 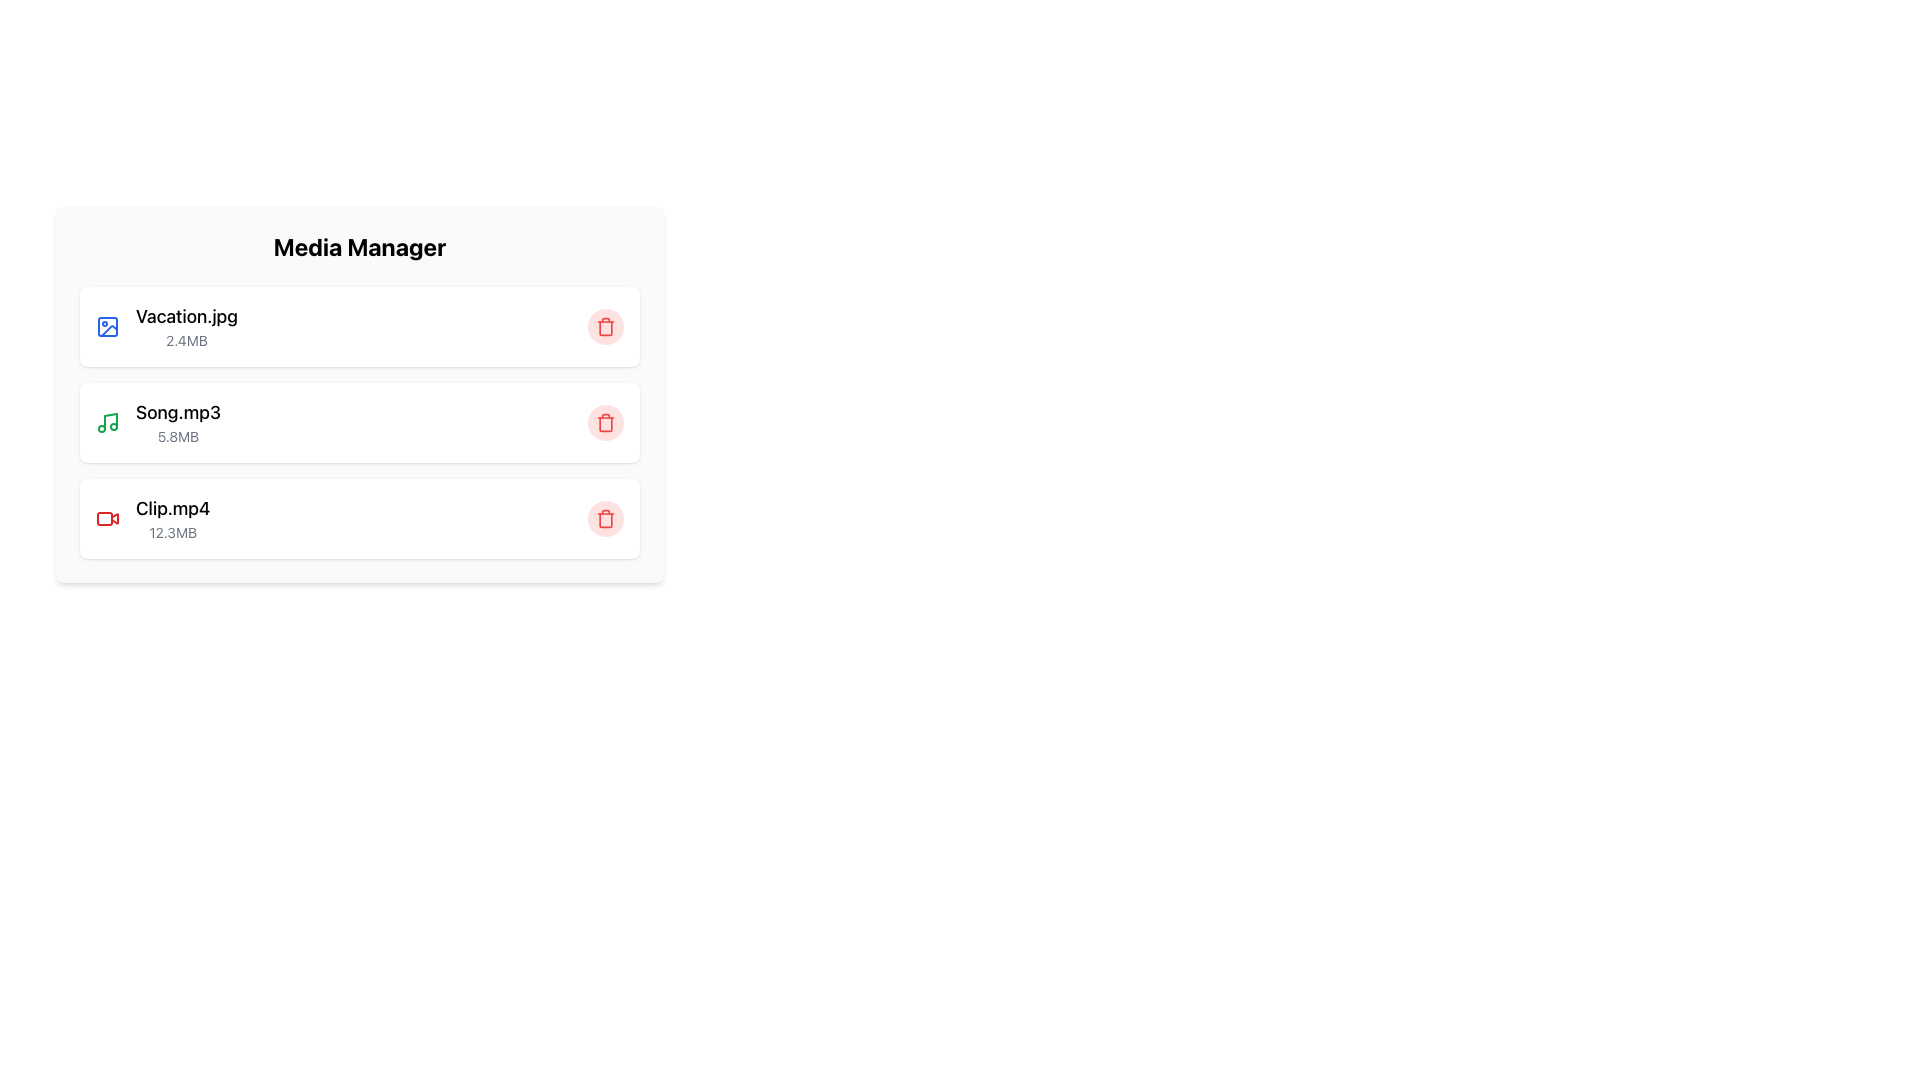 What do you see at coordinates (360, 245) in the screenshot?
I see `text label at the top-center of the media files card, which provides context about the contents below` at bounding box center [360, 245].